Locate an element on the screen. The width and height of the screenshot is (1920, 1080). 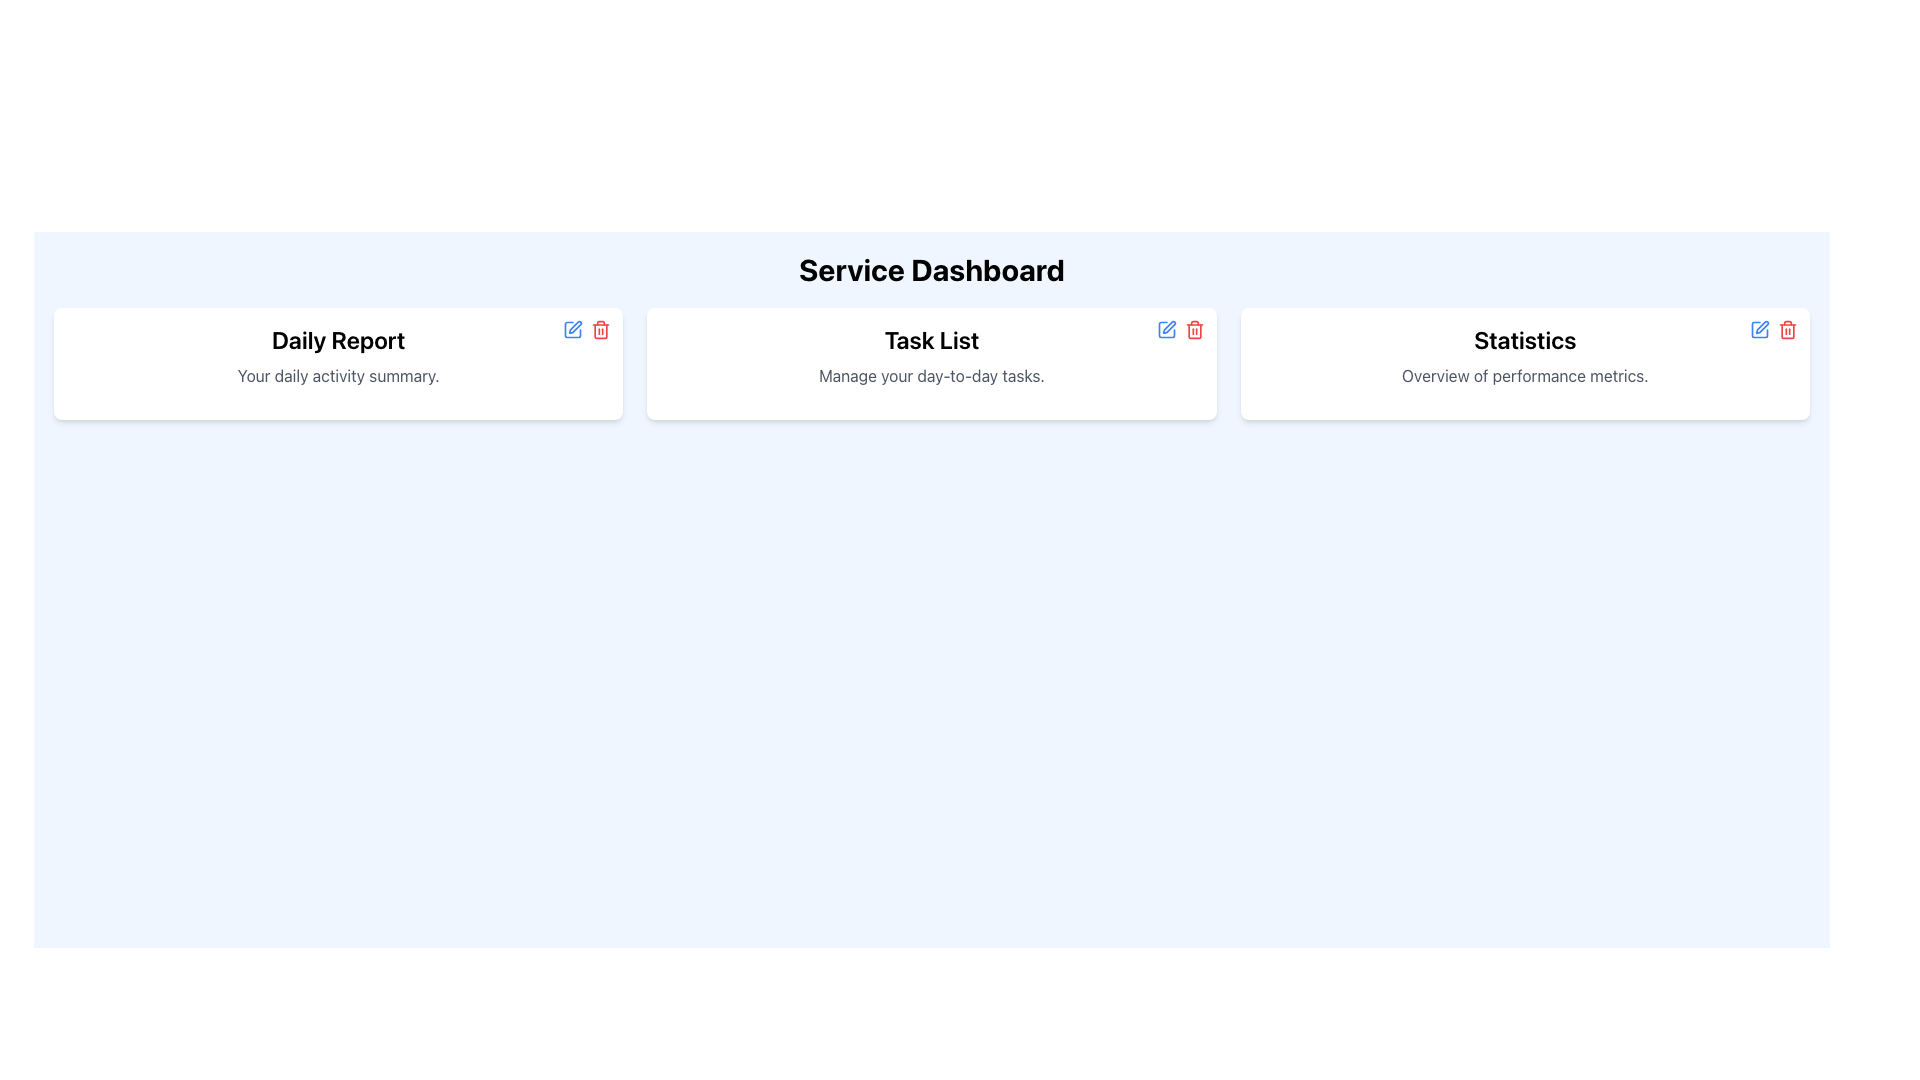
the editing icon located to the left of the word 'Statistics' in the rightmost card is located at coordinates (1757, 329).